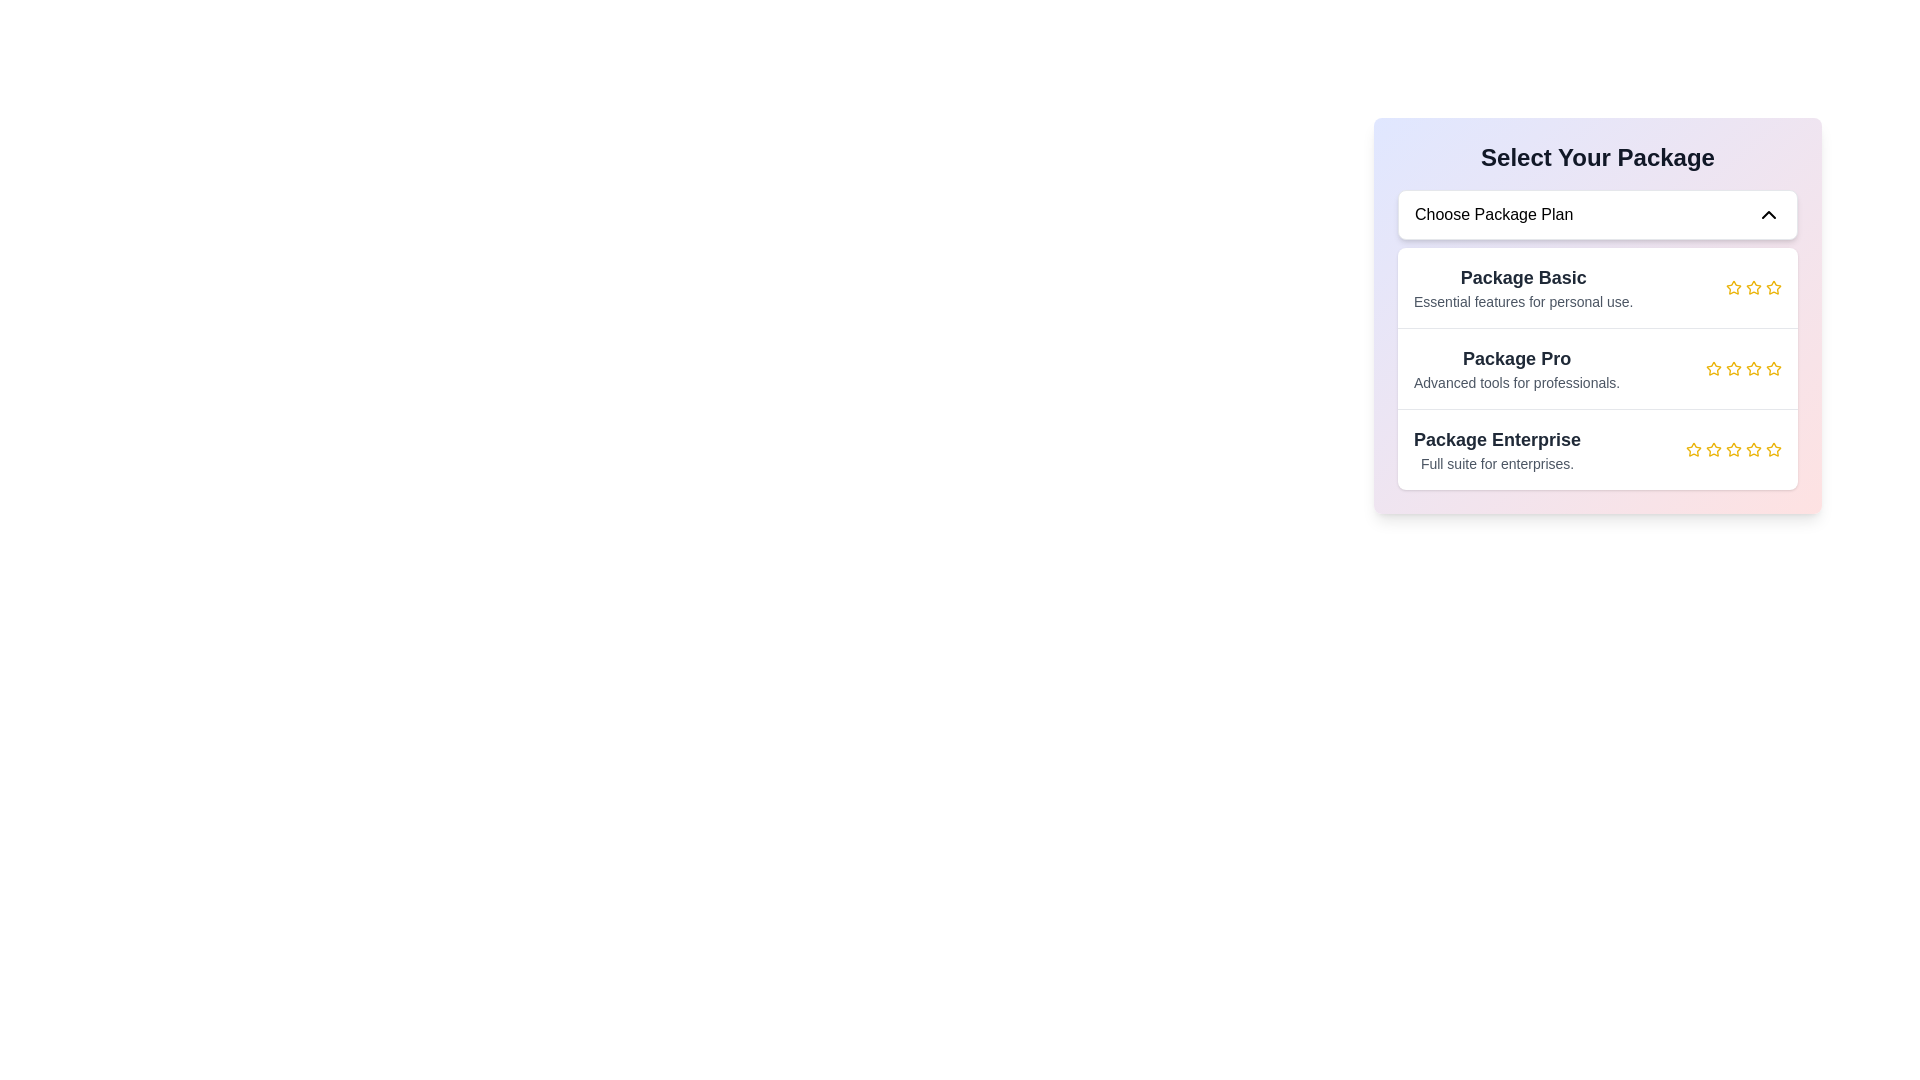 The image size is (1920, 1080). Describe the element at coordinates (1732, 450) in the screenshot. I see `the fourth star-shaped rating icon in the horizontal row under 'Package Enterprise'` at that location.